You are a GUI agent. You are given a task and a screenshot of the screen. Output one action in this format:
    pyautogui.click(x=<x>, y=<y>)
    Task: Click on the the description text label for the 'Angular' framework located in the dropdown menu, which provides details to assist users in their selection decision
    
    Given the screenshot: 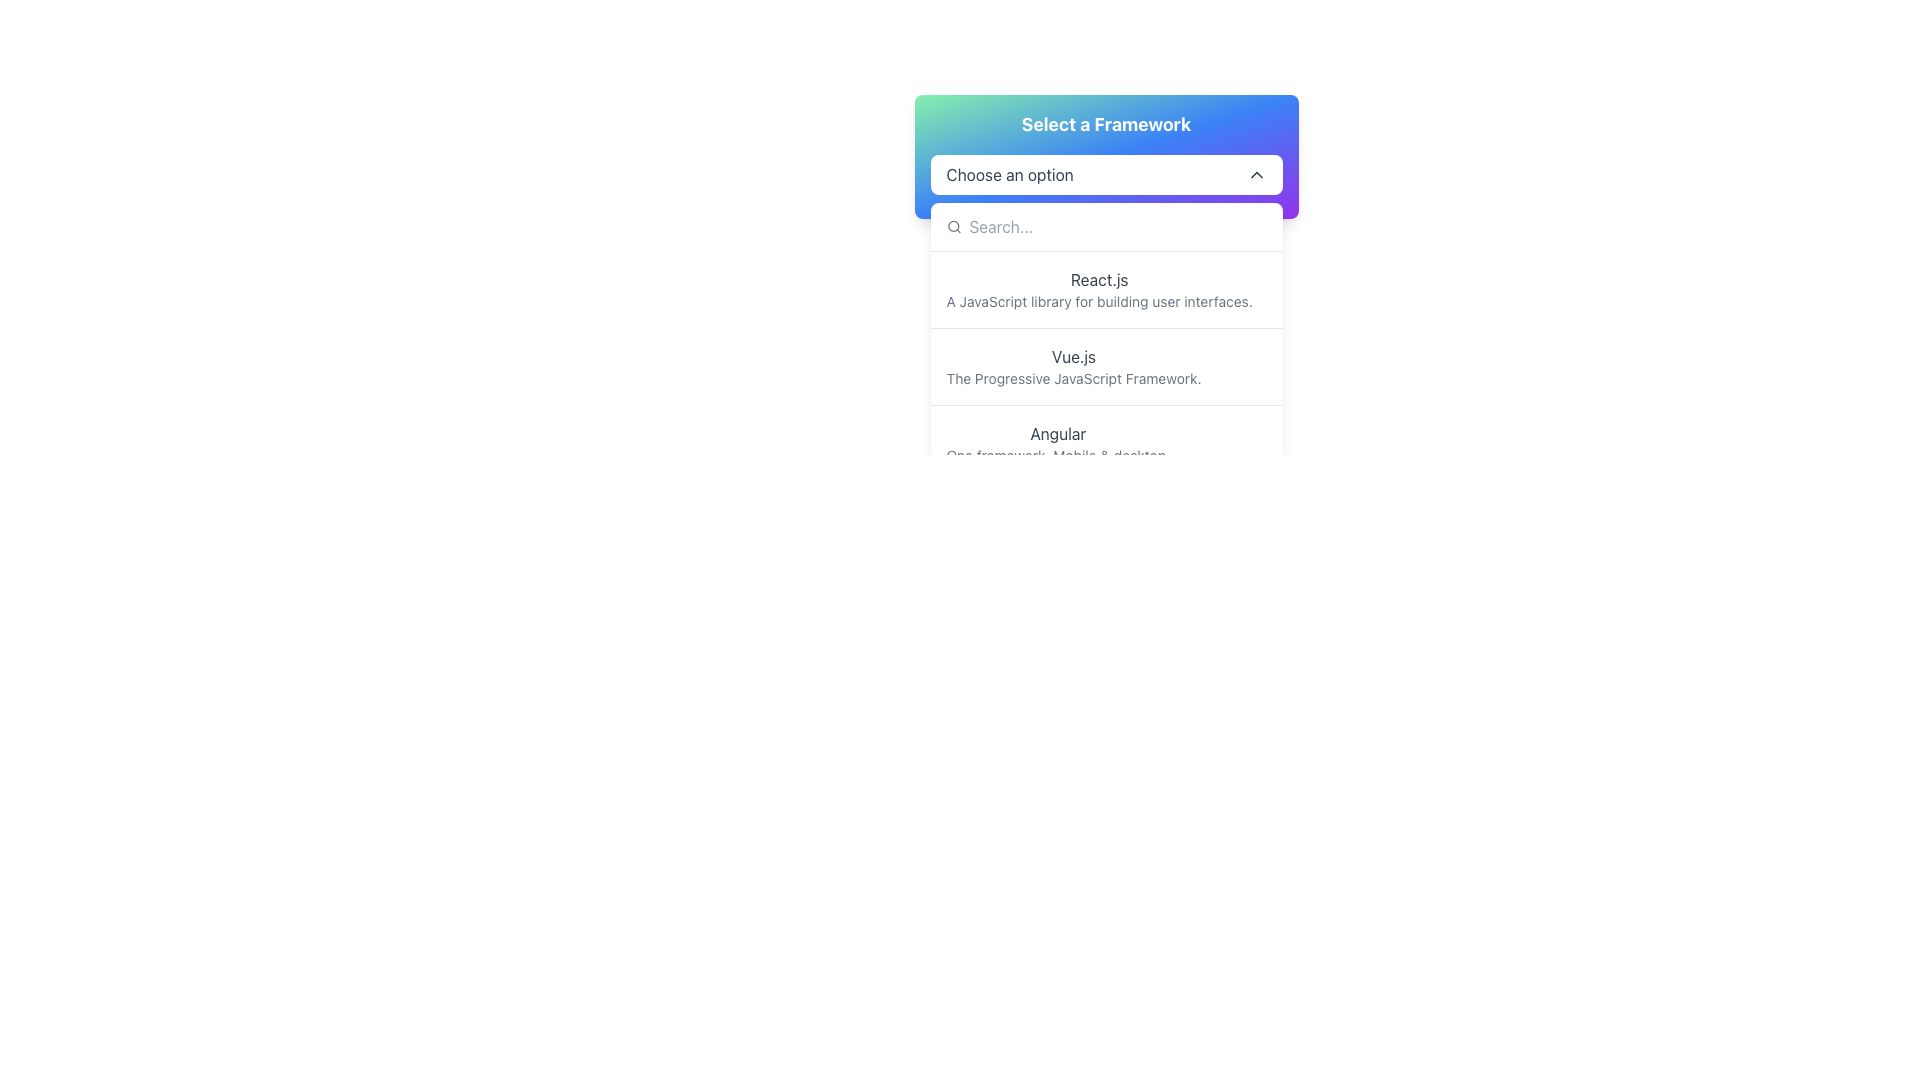 What is the action you would take?
    pyautogui.click(x=1057, y=455)
    